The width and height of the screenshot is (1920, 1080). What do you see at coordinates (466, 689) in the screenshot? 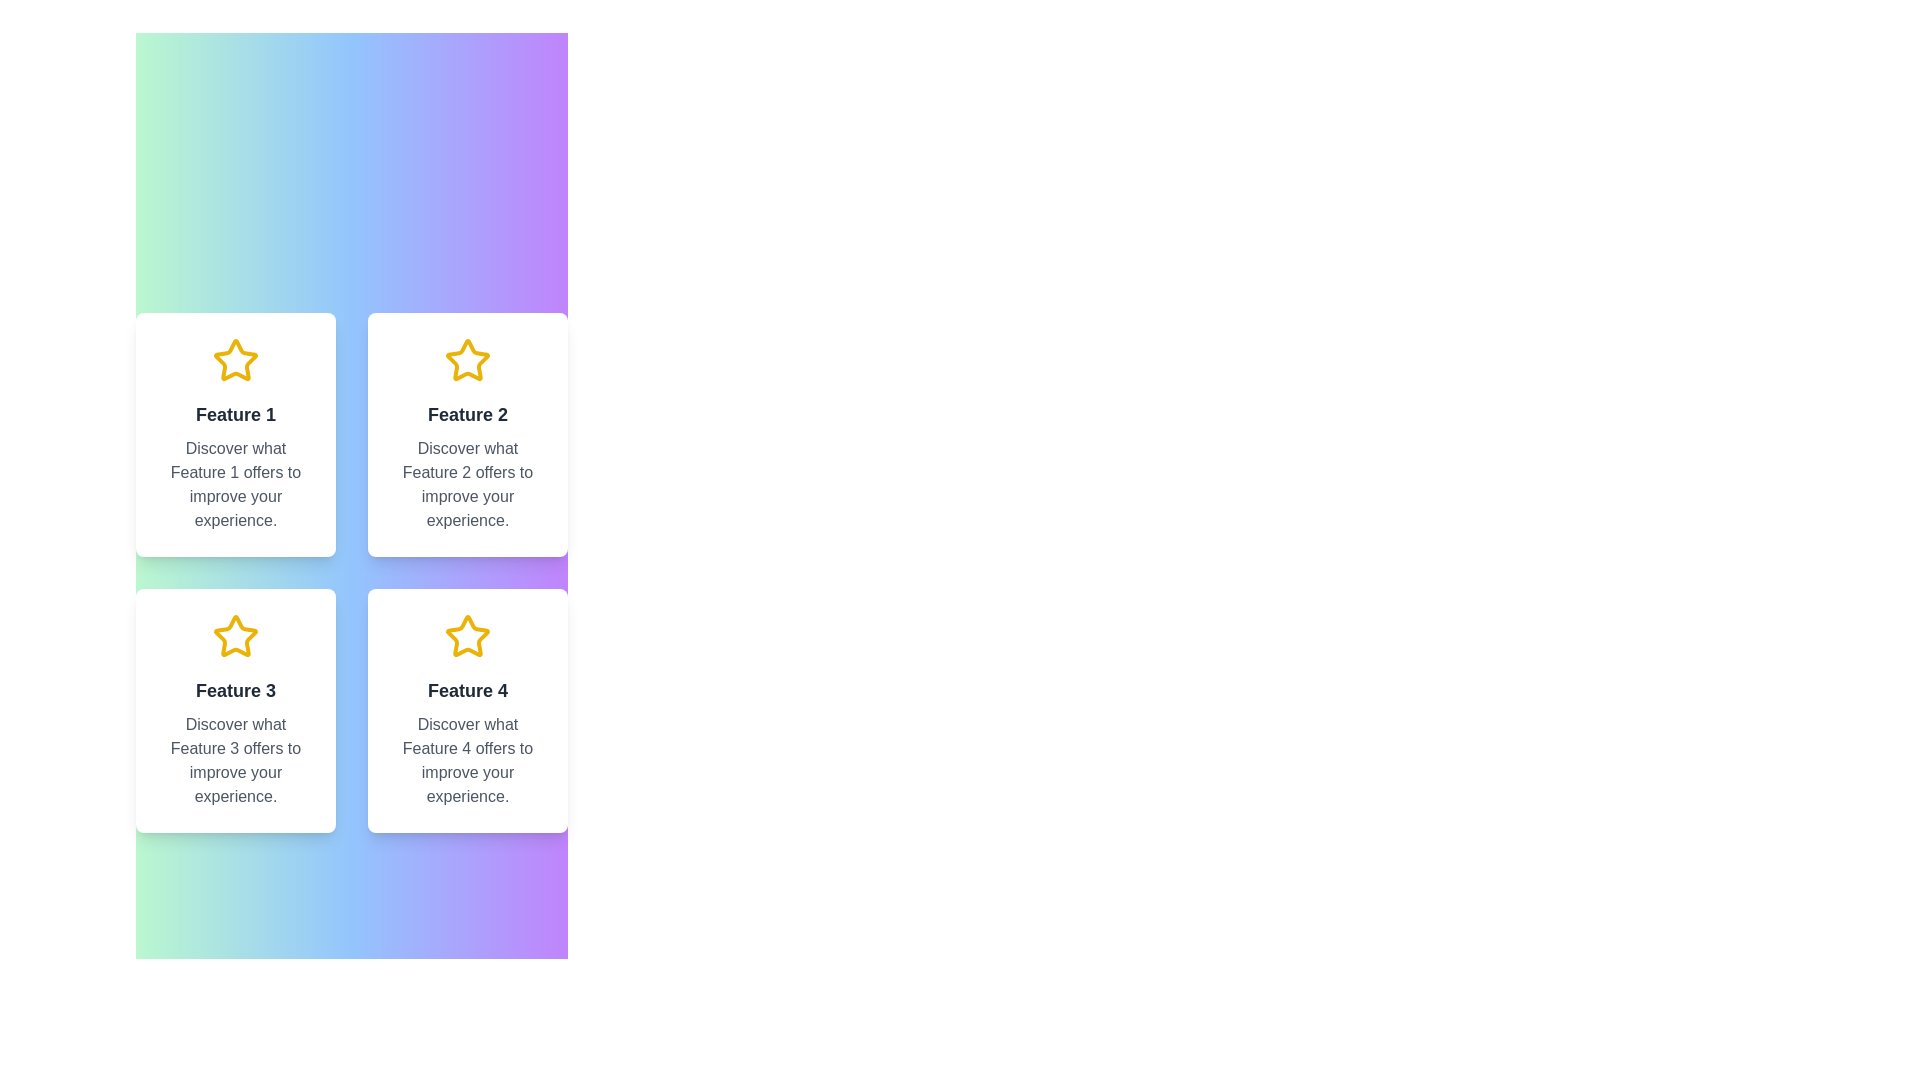
I see `text label titled 'Feature 4' which is displayed in bold font and is located centrally near the top of its card layout` at bounding box center [466, 689].